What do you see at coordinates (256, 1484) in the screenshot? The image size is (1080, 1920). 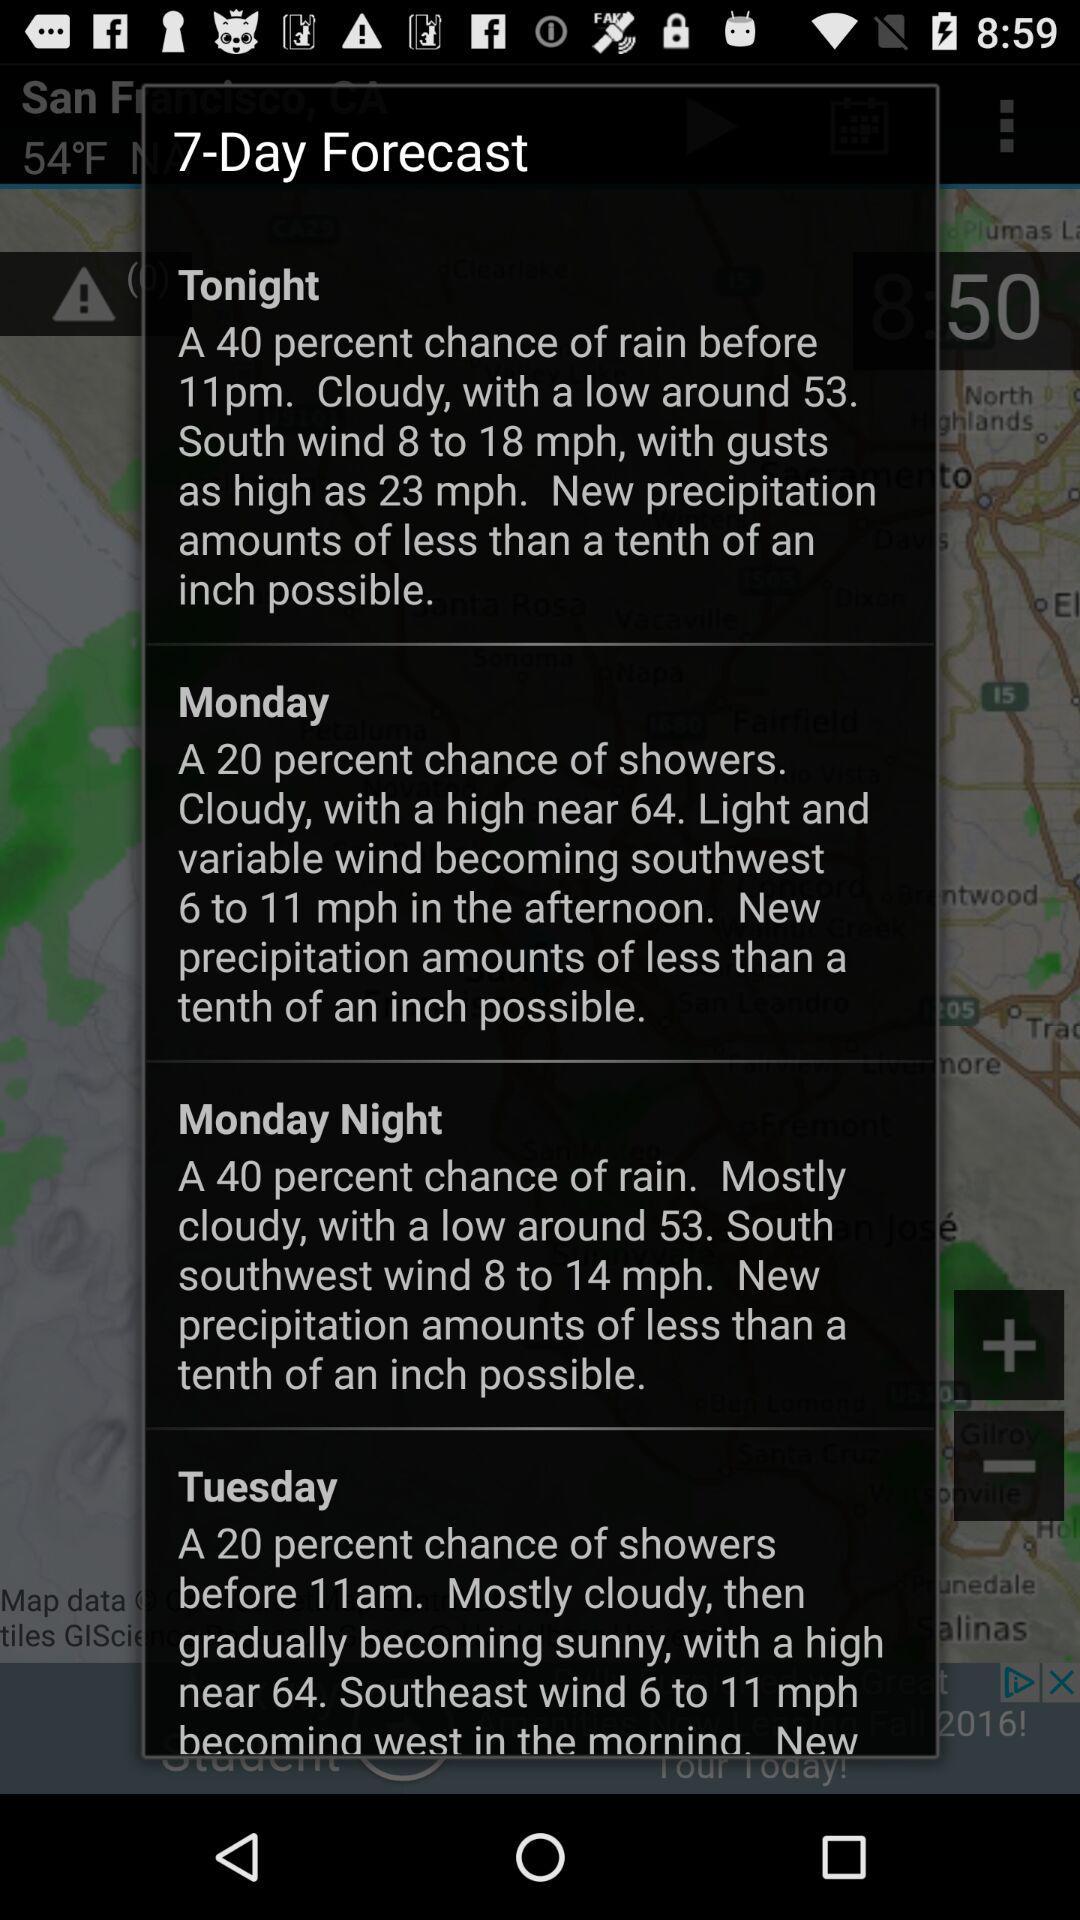 I see `the icon above the a 20 percent` at bounding box center [256, 1484].